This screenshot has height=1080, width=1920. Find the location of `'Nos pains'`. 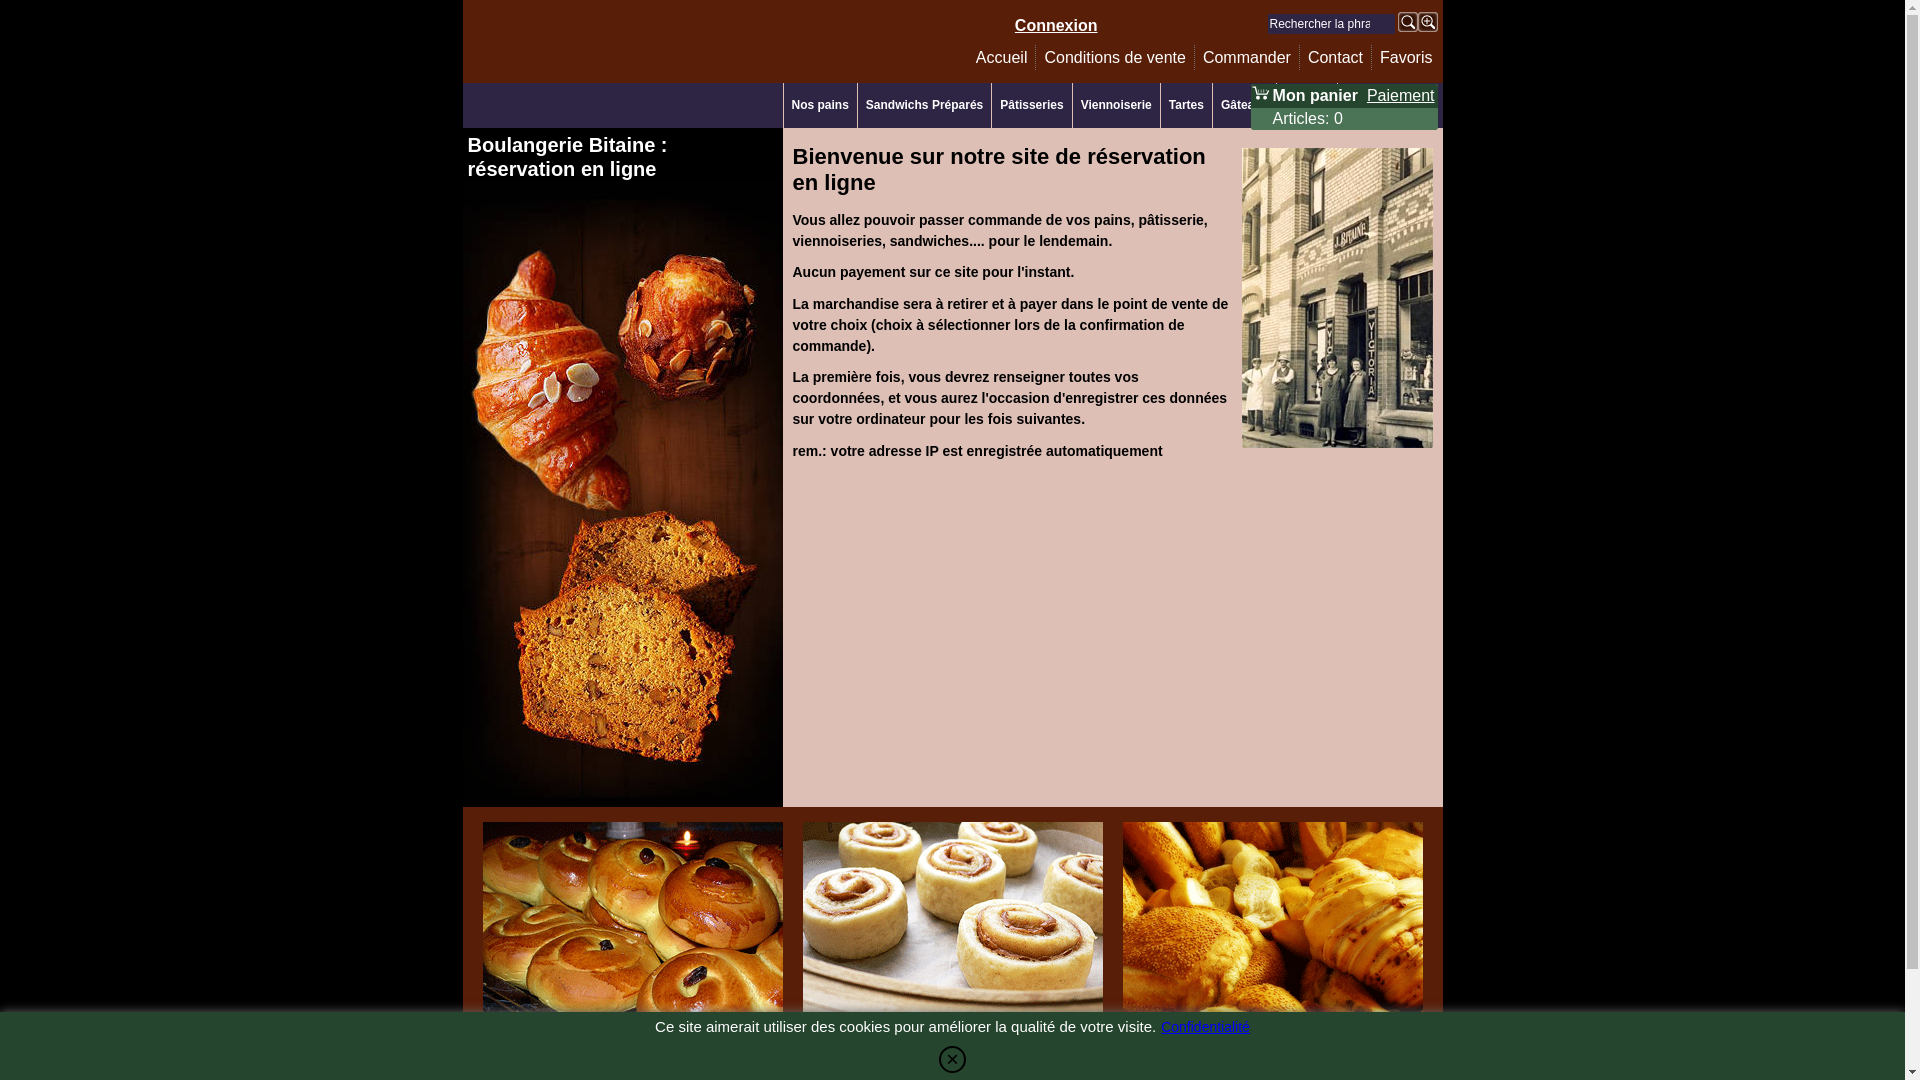

'Nos pains' is located at coordinates (820, 104).